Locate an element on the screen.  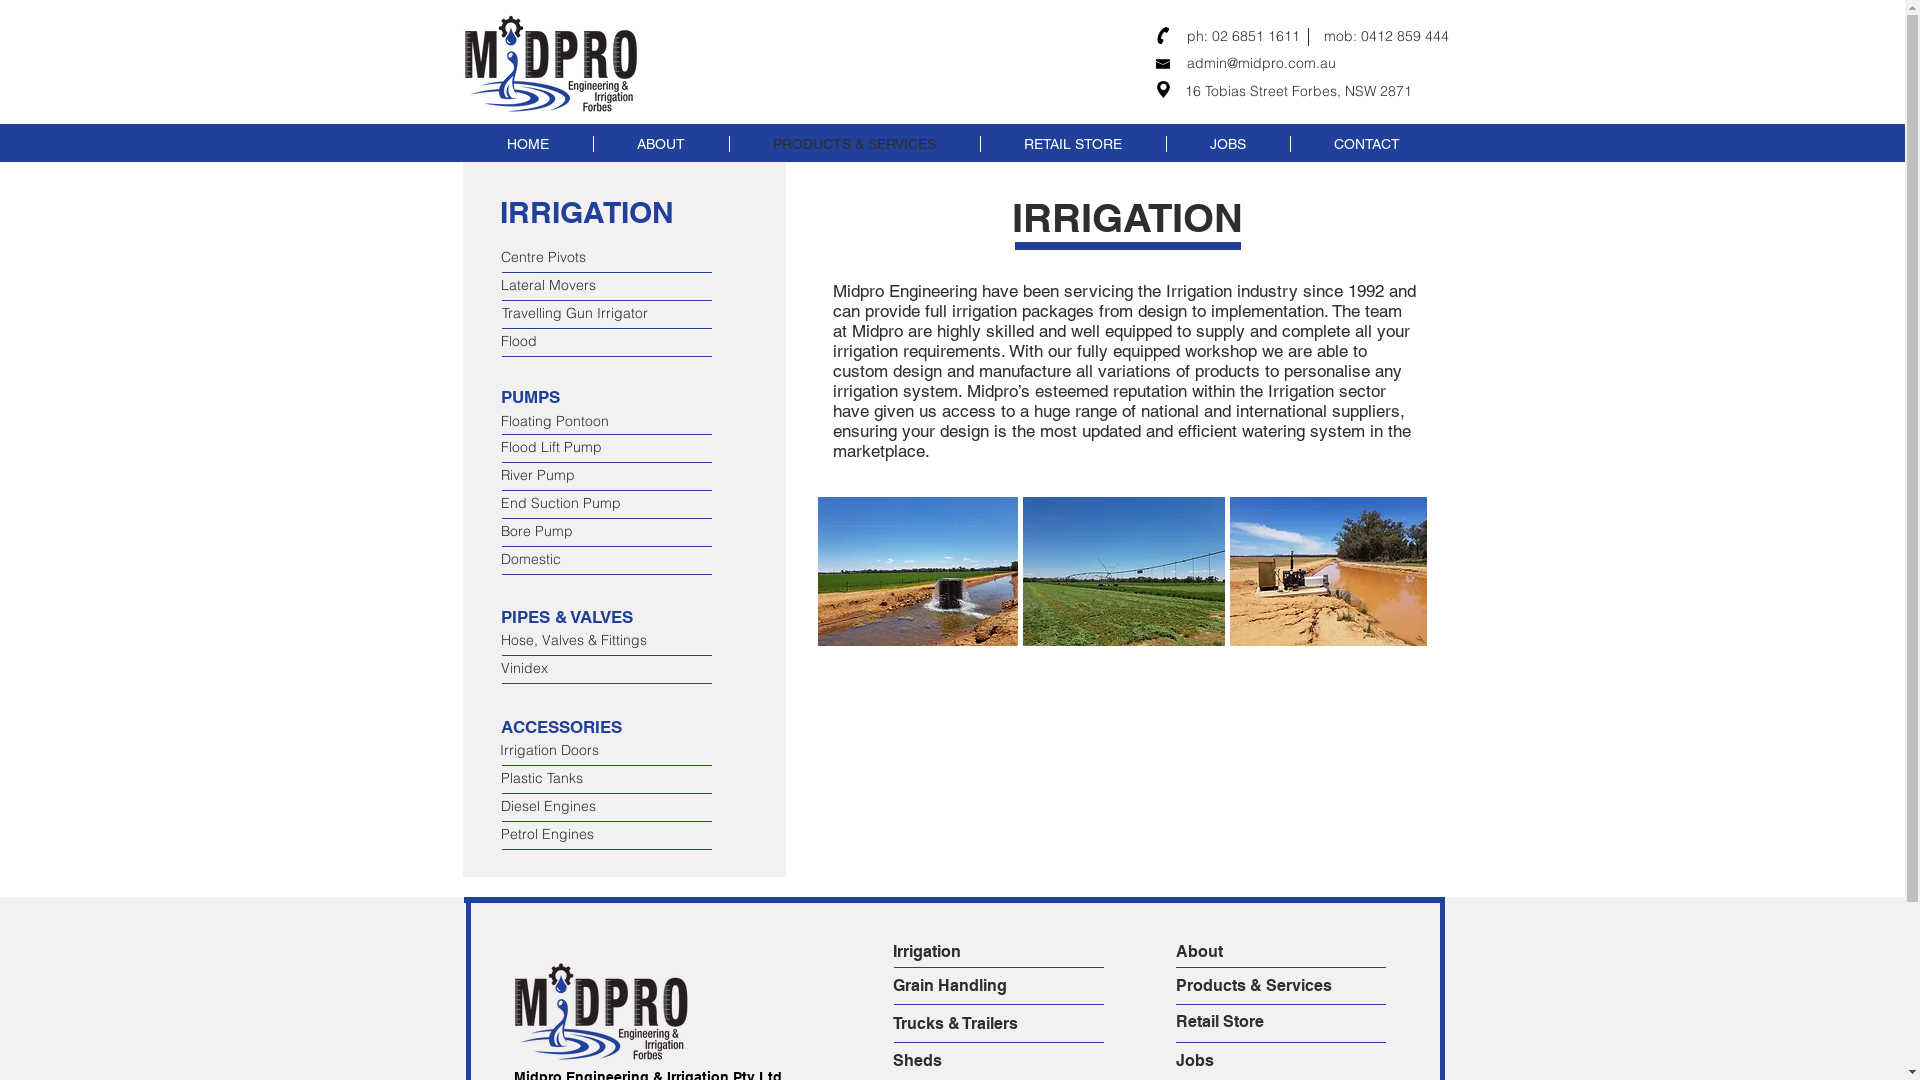
'PRODUCTS & SERVICES' is located at coordinates (727, 142).